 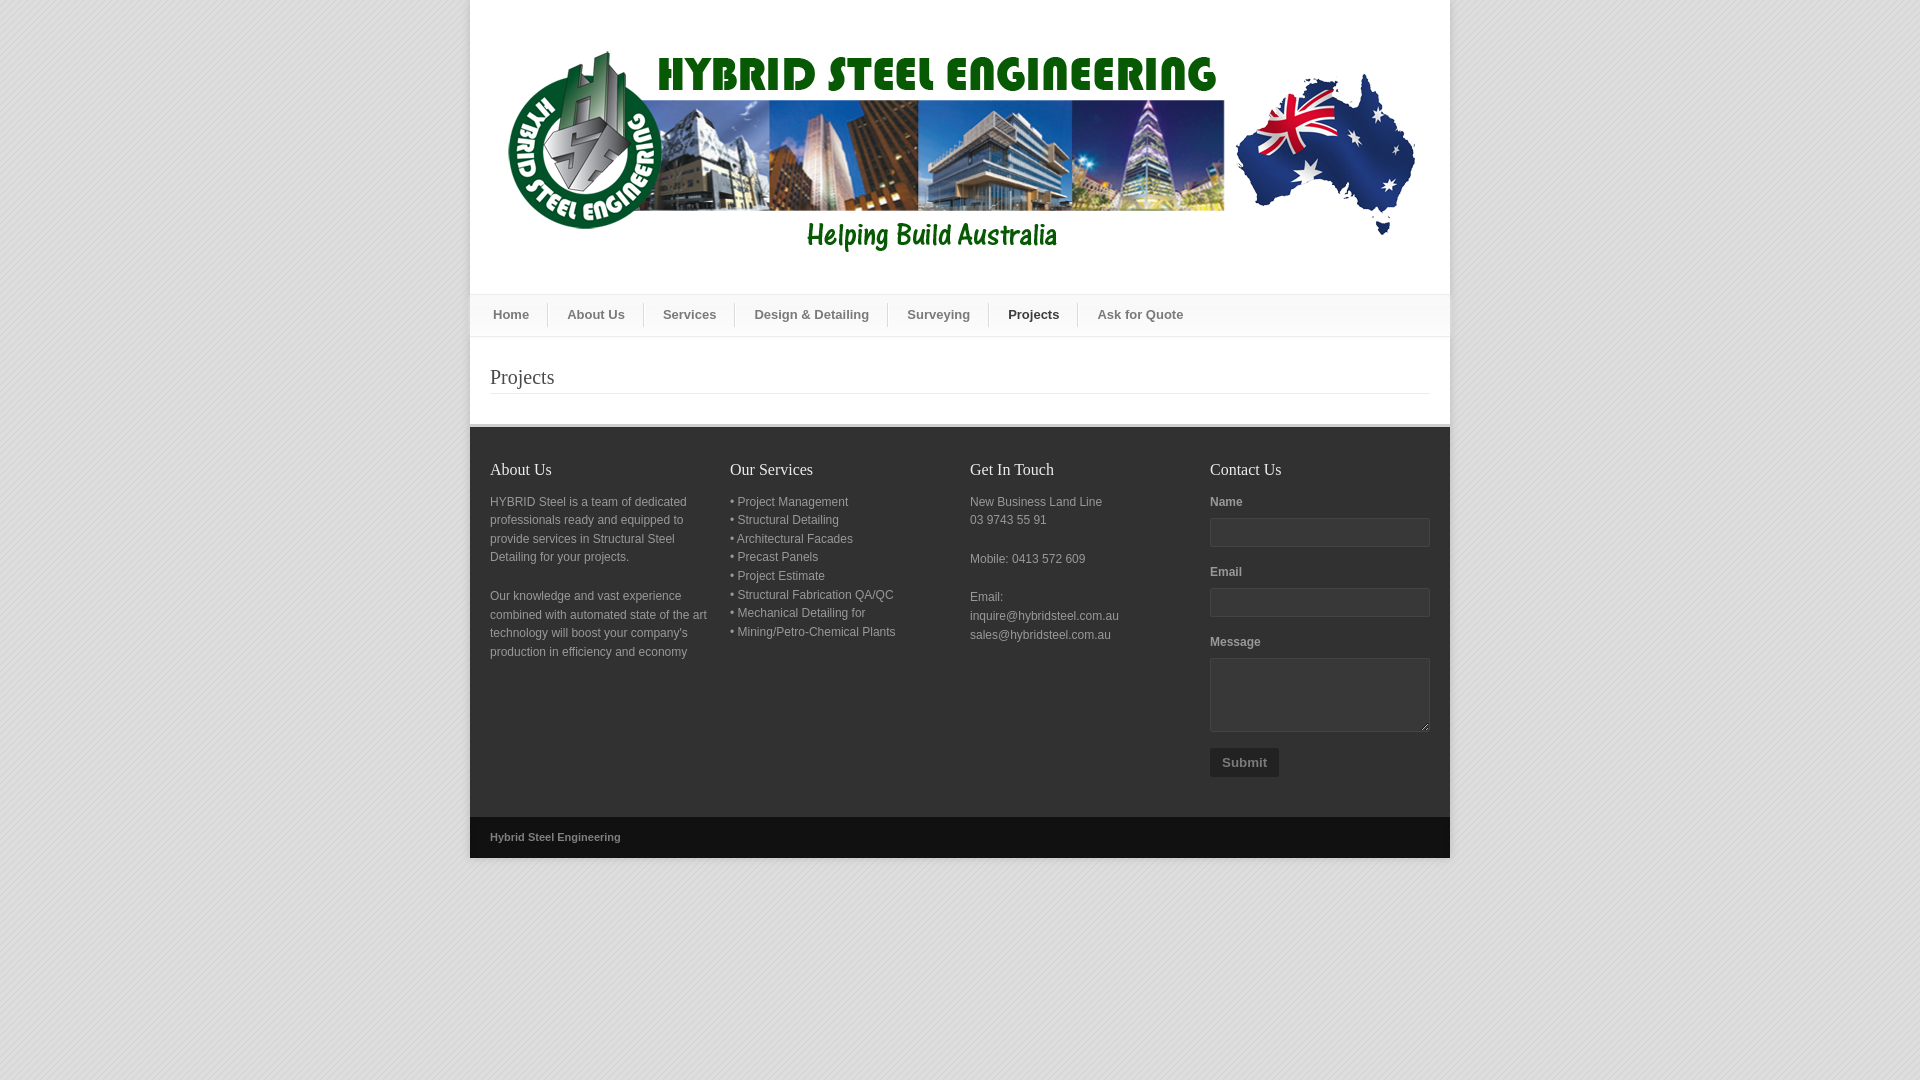 I want to click on 'Design & Detailing', so click(x=811, y=315).